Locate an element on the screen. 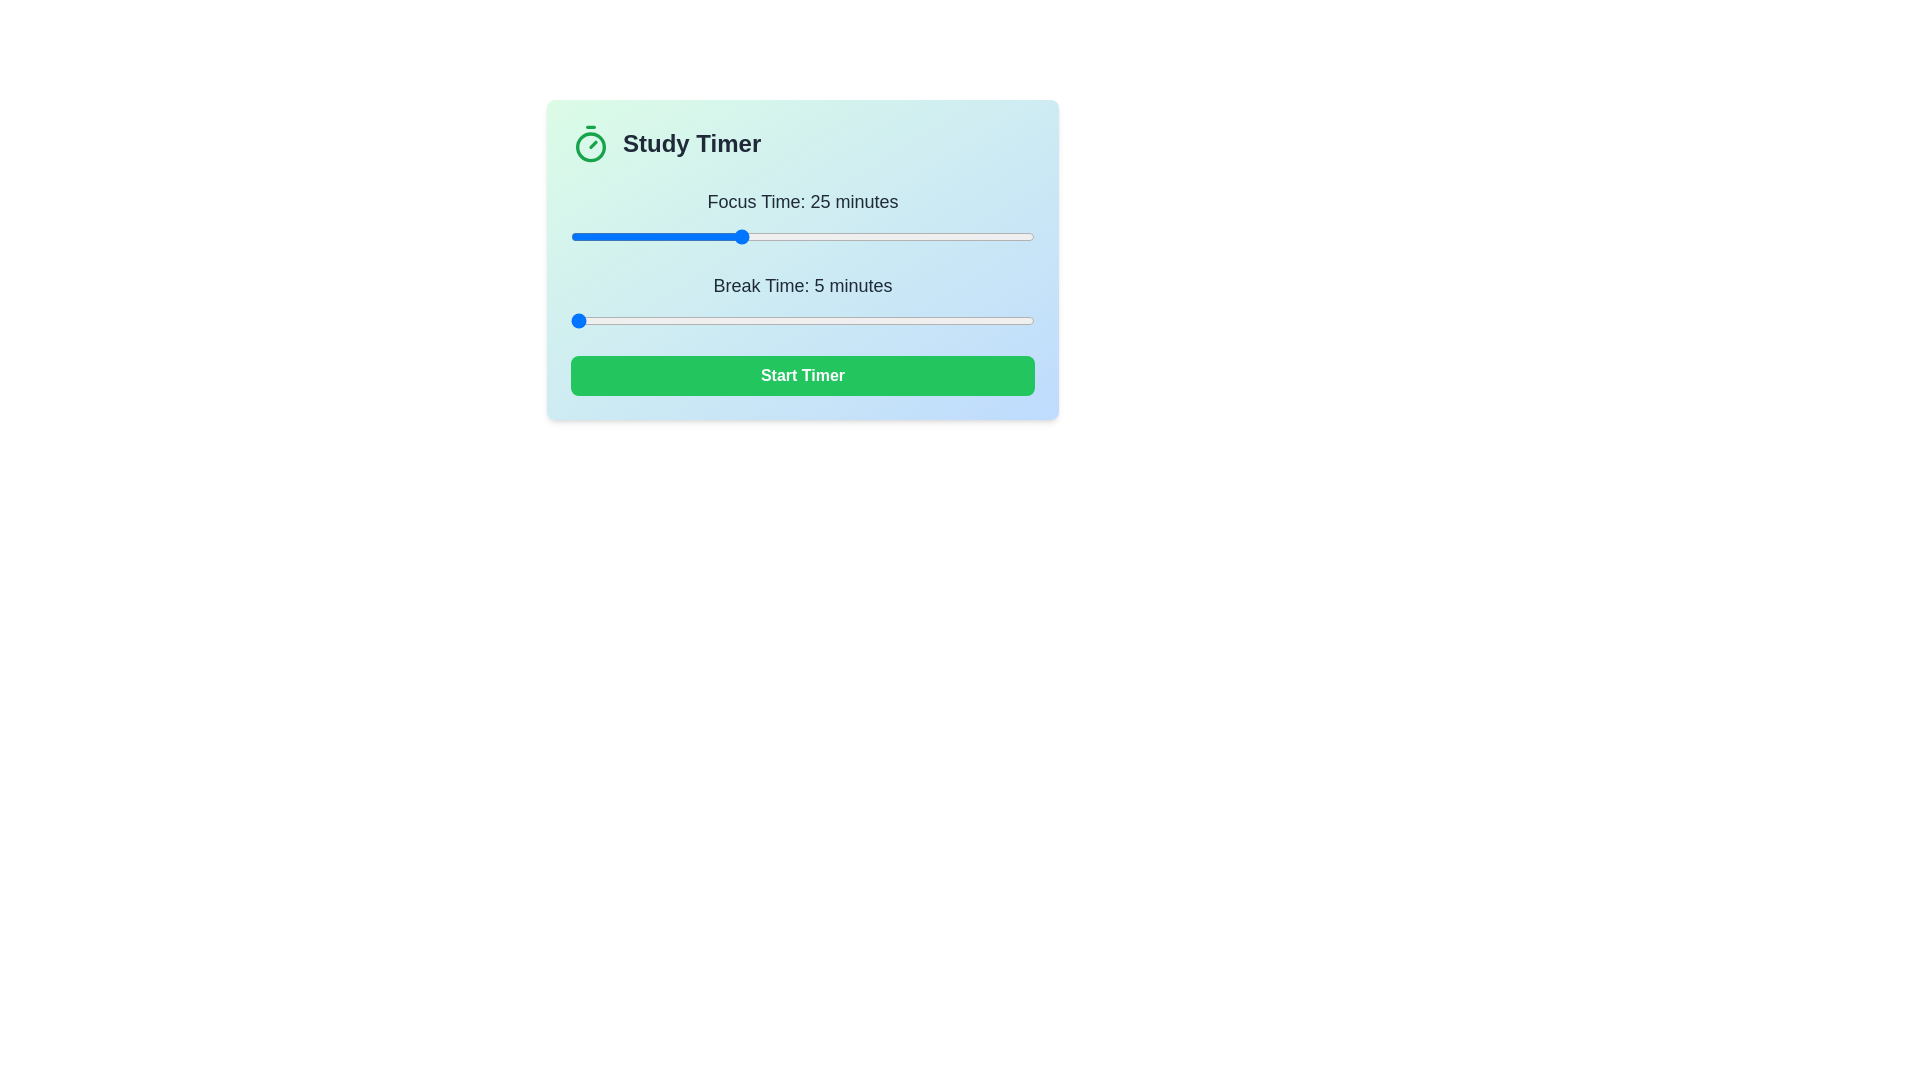  the focus time slider to set the duration to 30 minutes is located at coordinates (780, 235).